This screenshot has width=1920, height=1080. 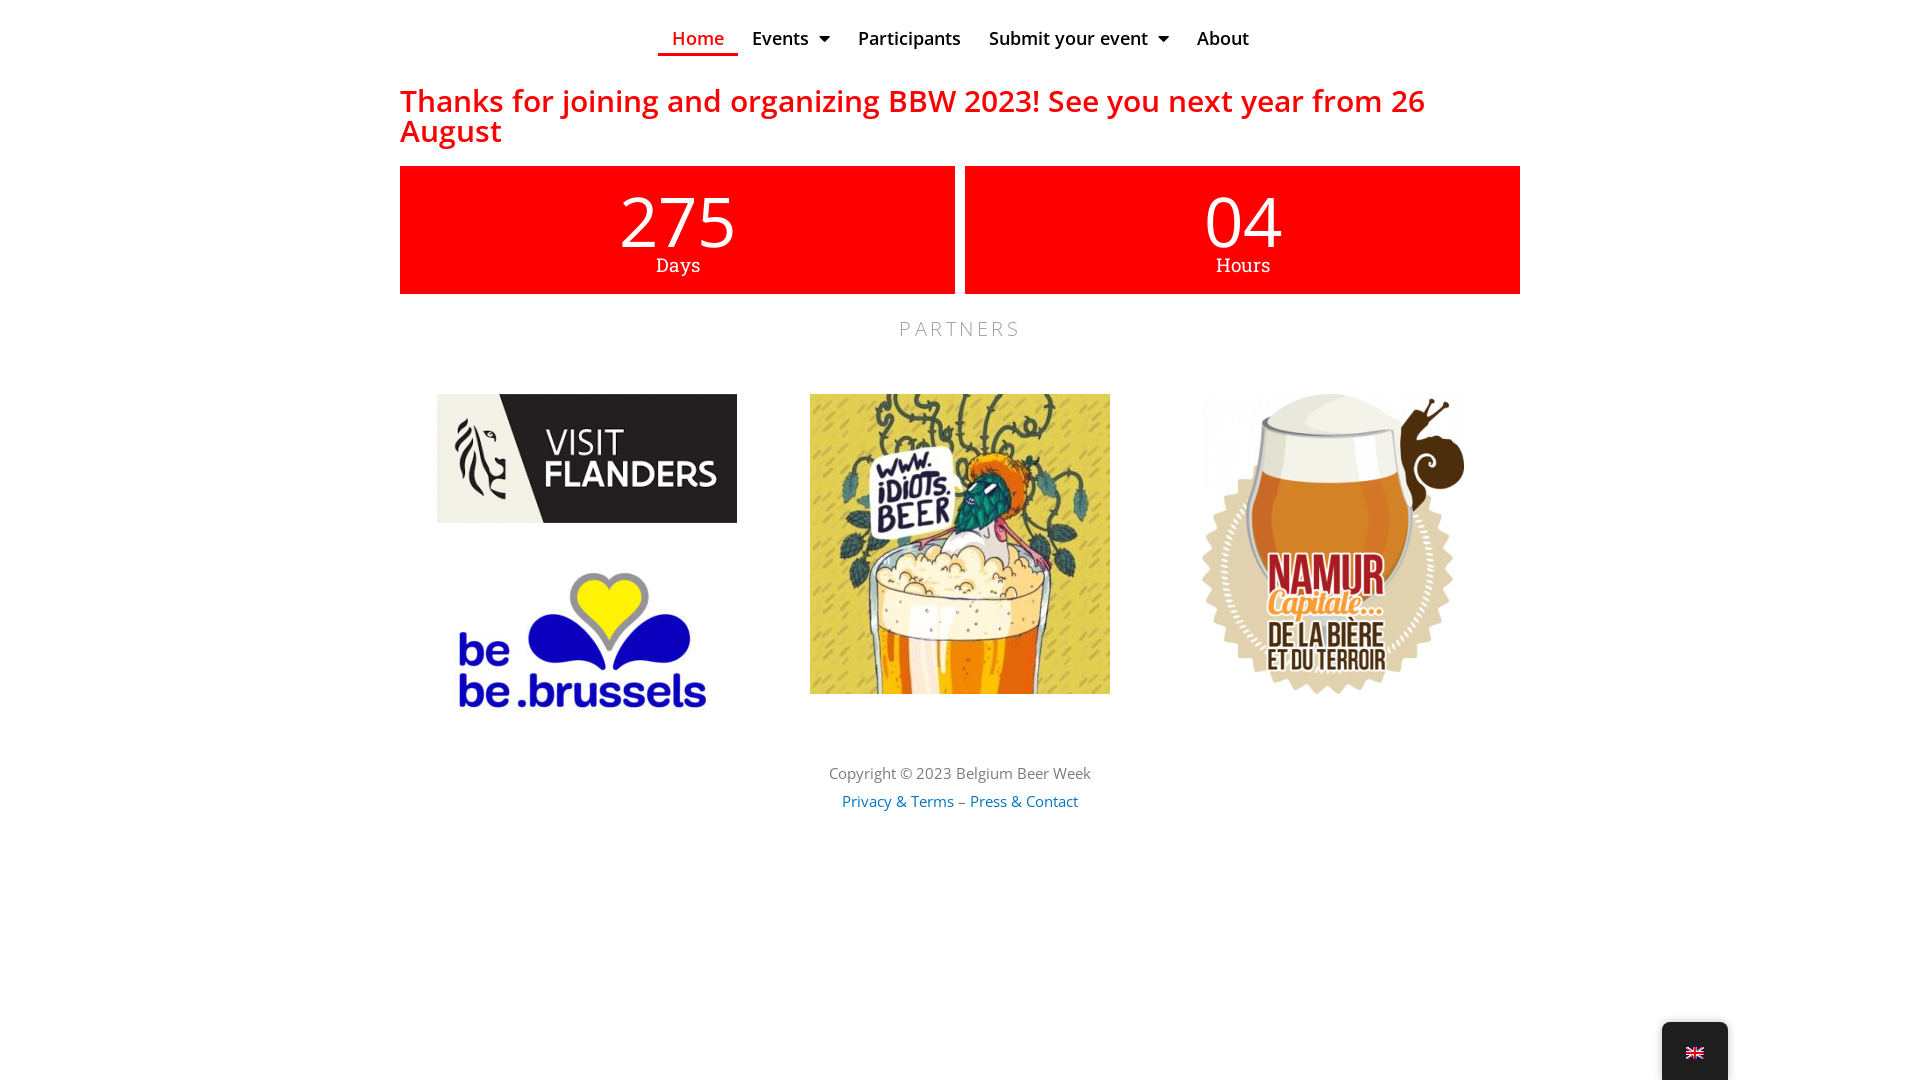 I want to click on 'Press & Contact', so click(x=1023, y=800).